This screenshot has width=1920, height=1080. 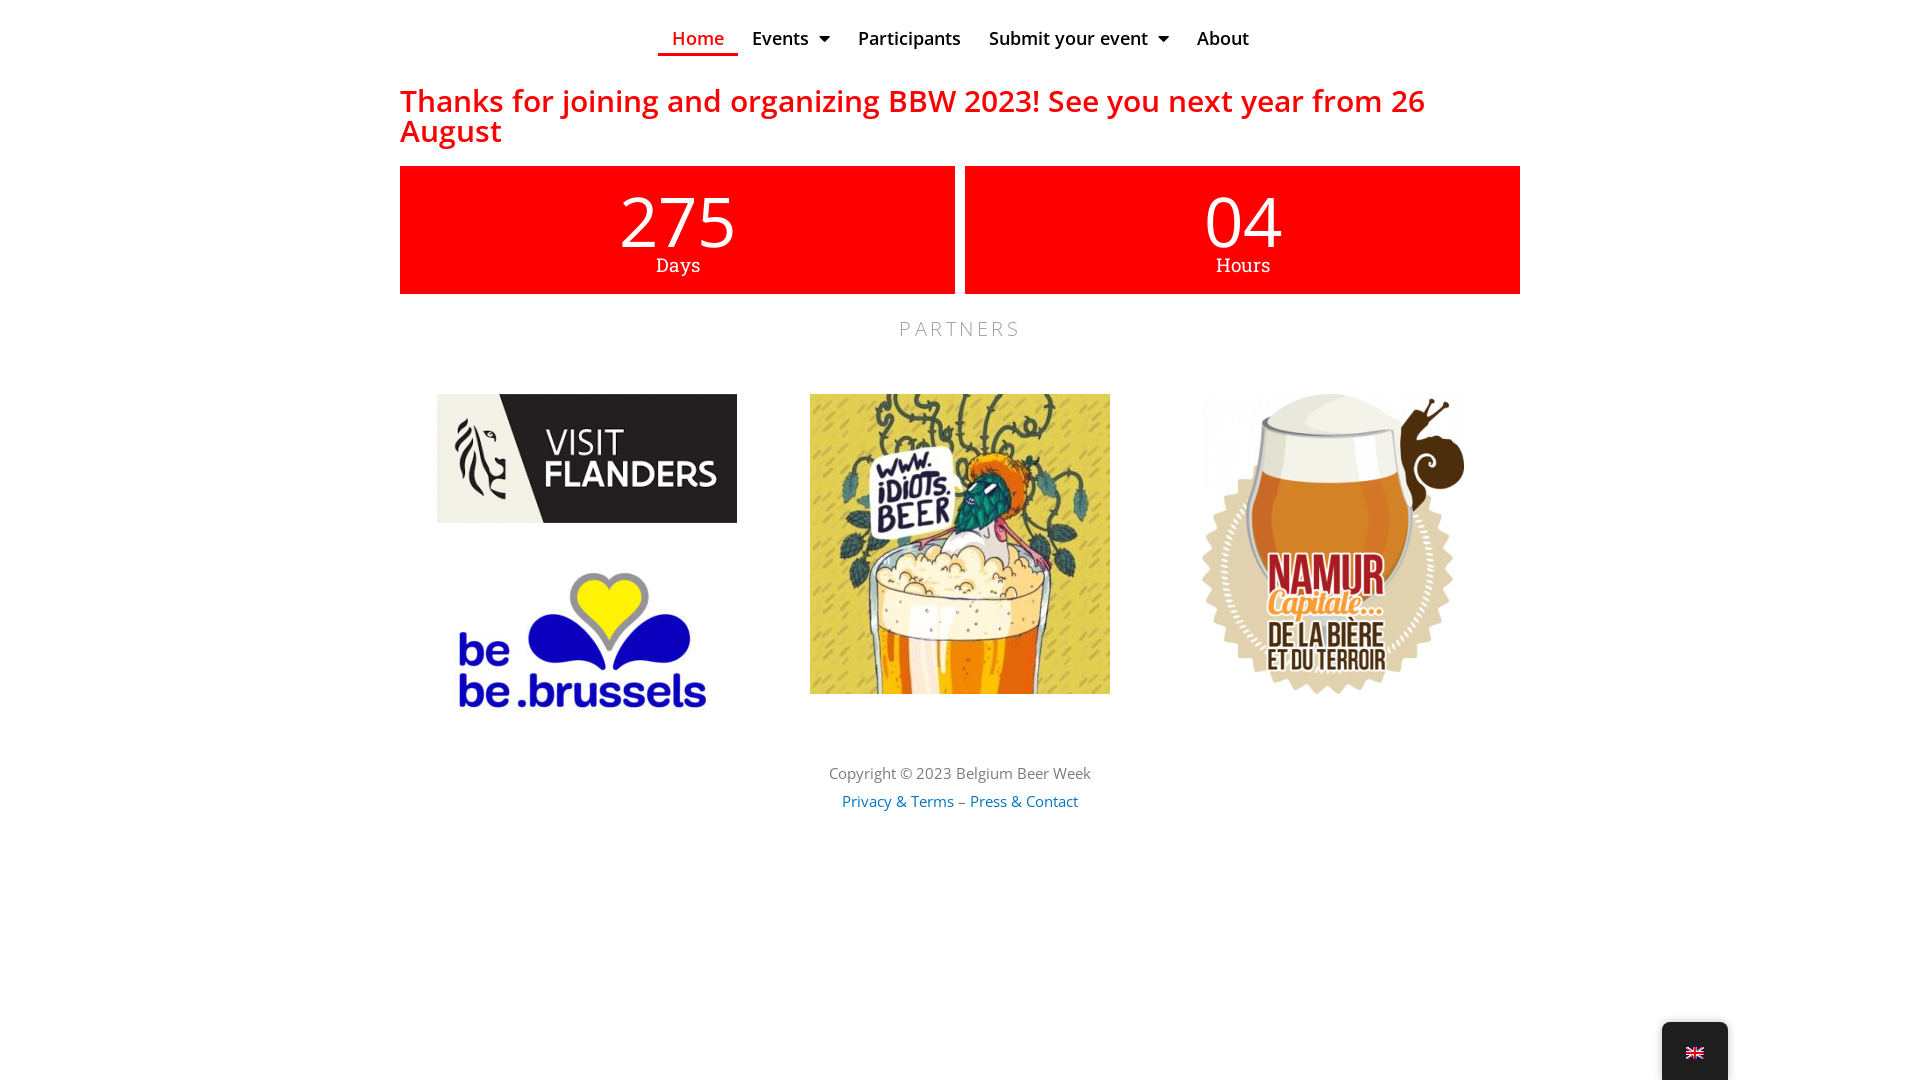 I want to click on 'Press & Contact', so click(x=1023, y=800).